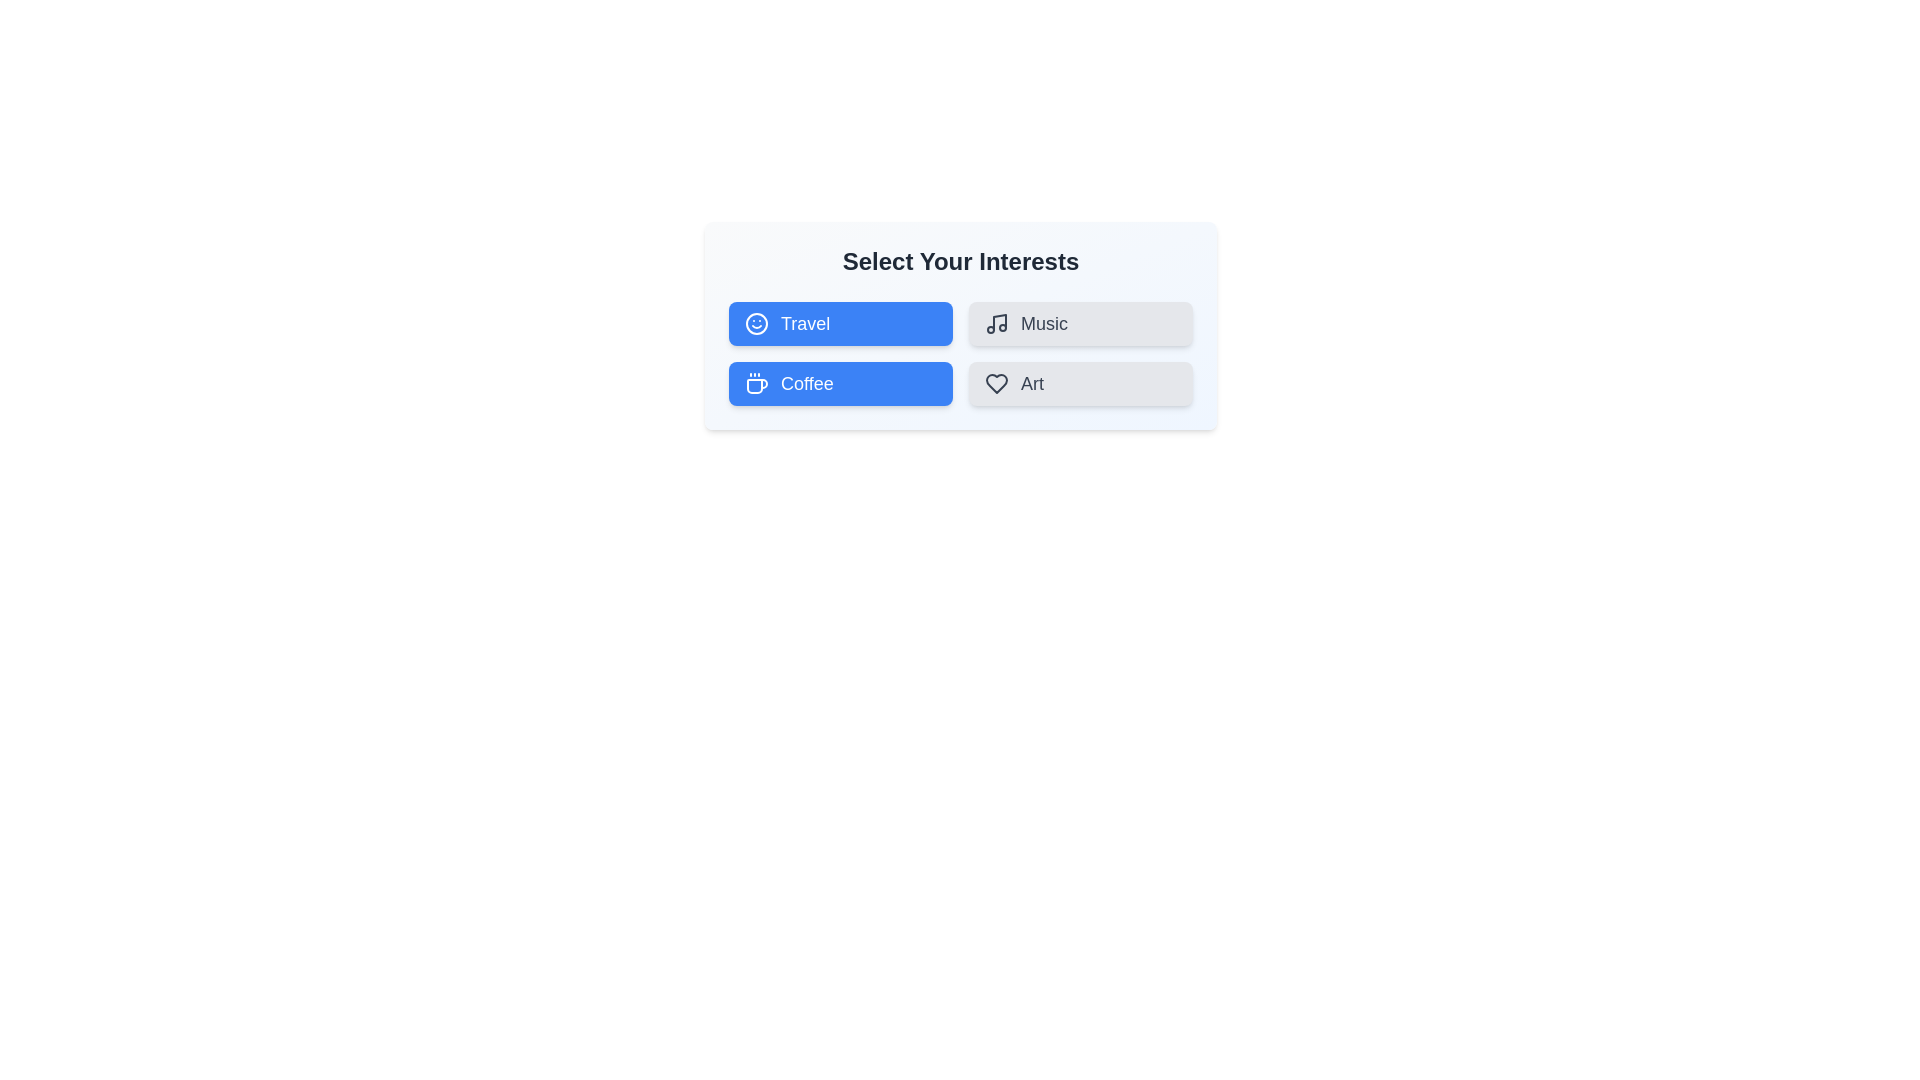  What do you see at coordinates (840, 384) in the screenshot?
I see `the interest Coffee by clicking its button` at bounding box center [840, 384].